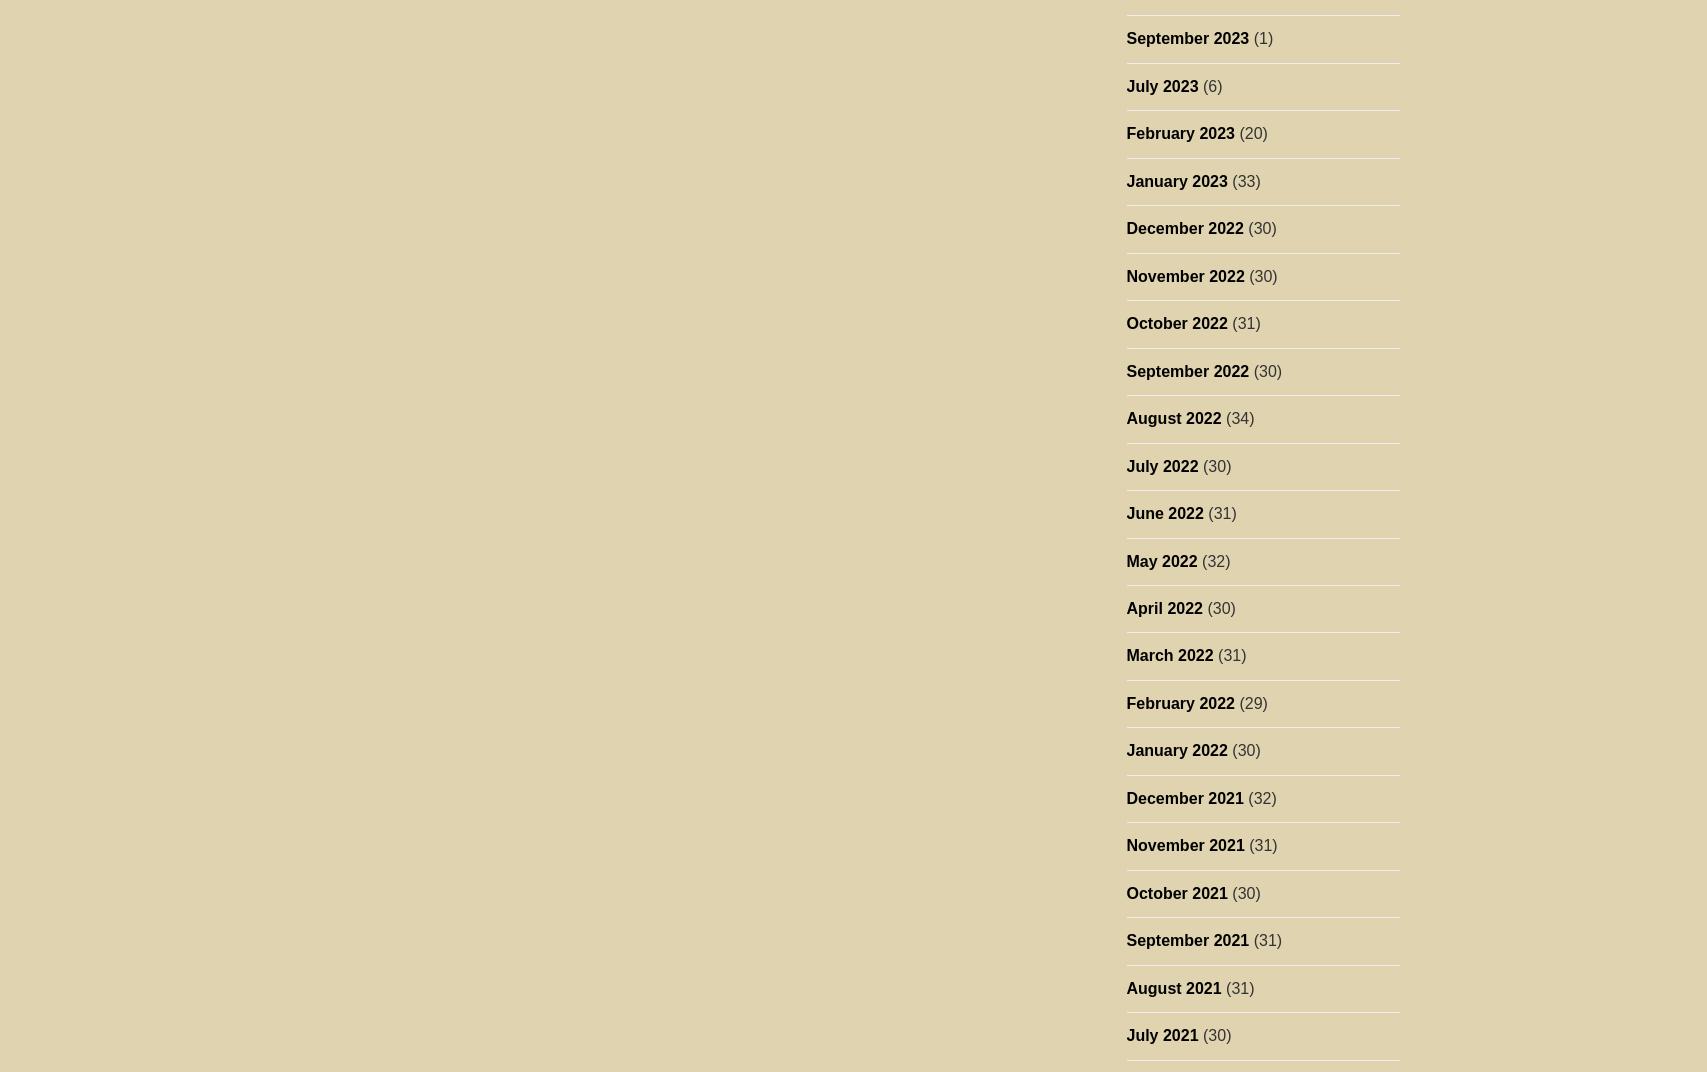 This screenshot has height=1072, width=1707. Describe the element at coordinates (1124, 274) in the screenshot. I see `'November 2022'` at that location.